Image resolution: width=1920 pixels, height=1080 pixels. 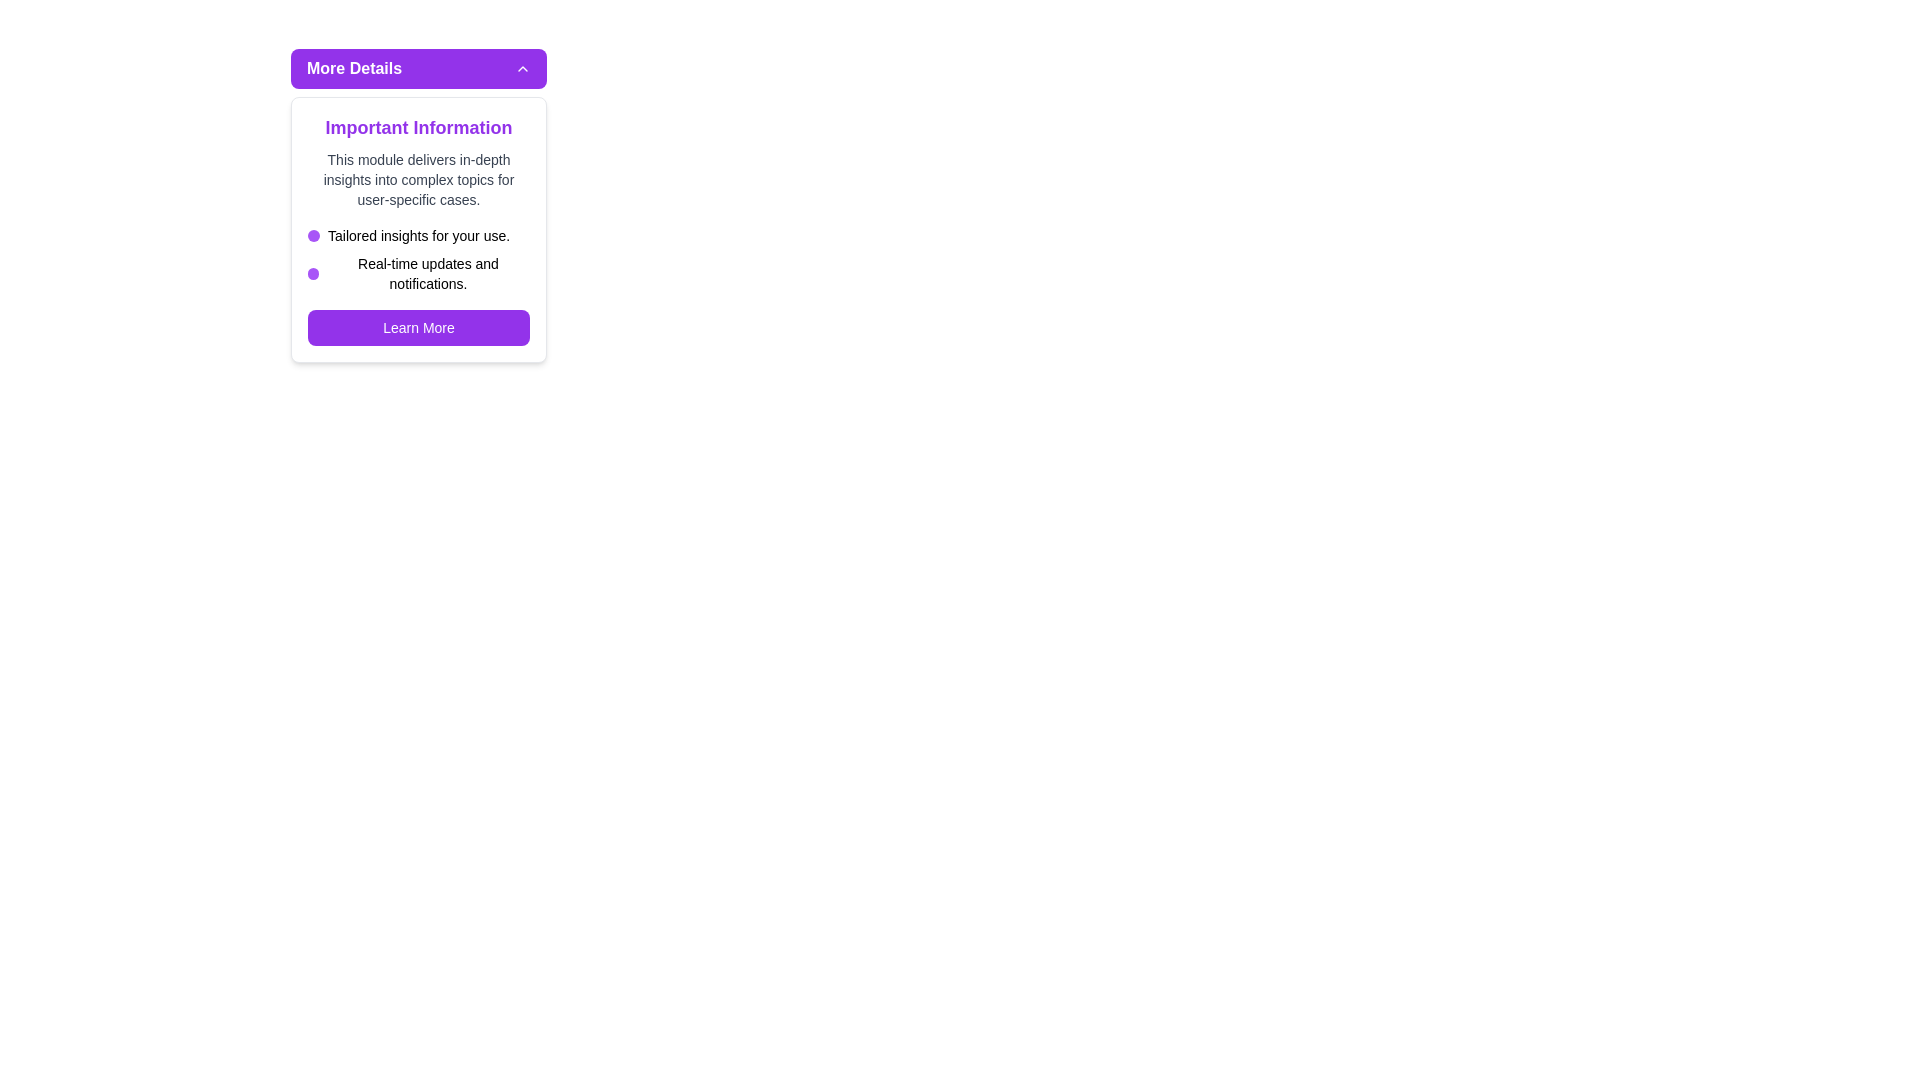 I want to click on the upward arrow icon located in the top-right corner of the 'More Details' button within the purple header section of the card, so click(x=523, y=68).